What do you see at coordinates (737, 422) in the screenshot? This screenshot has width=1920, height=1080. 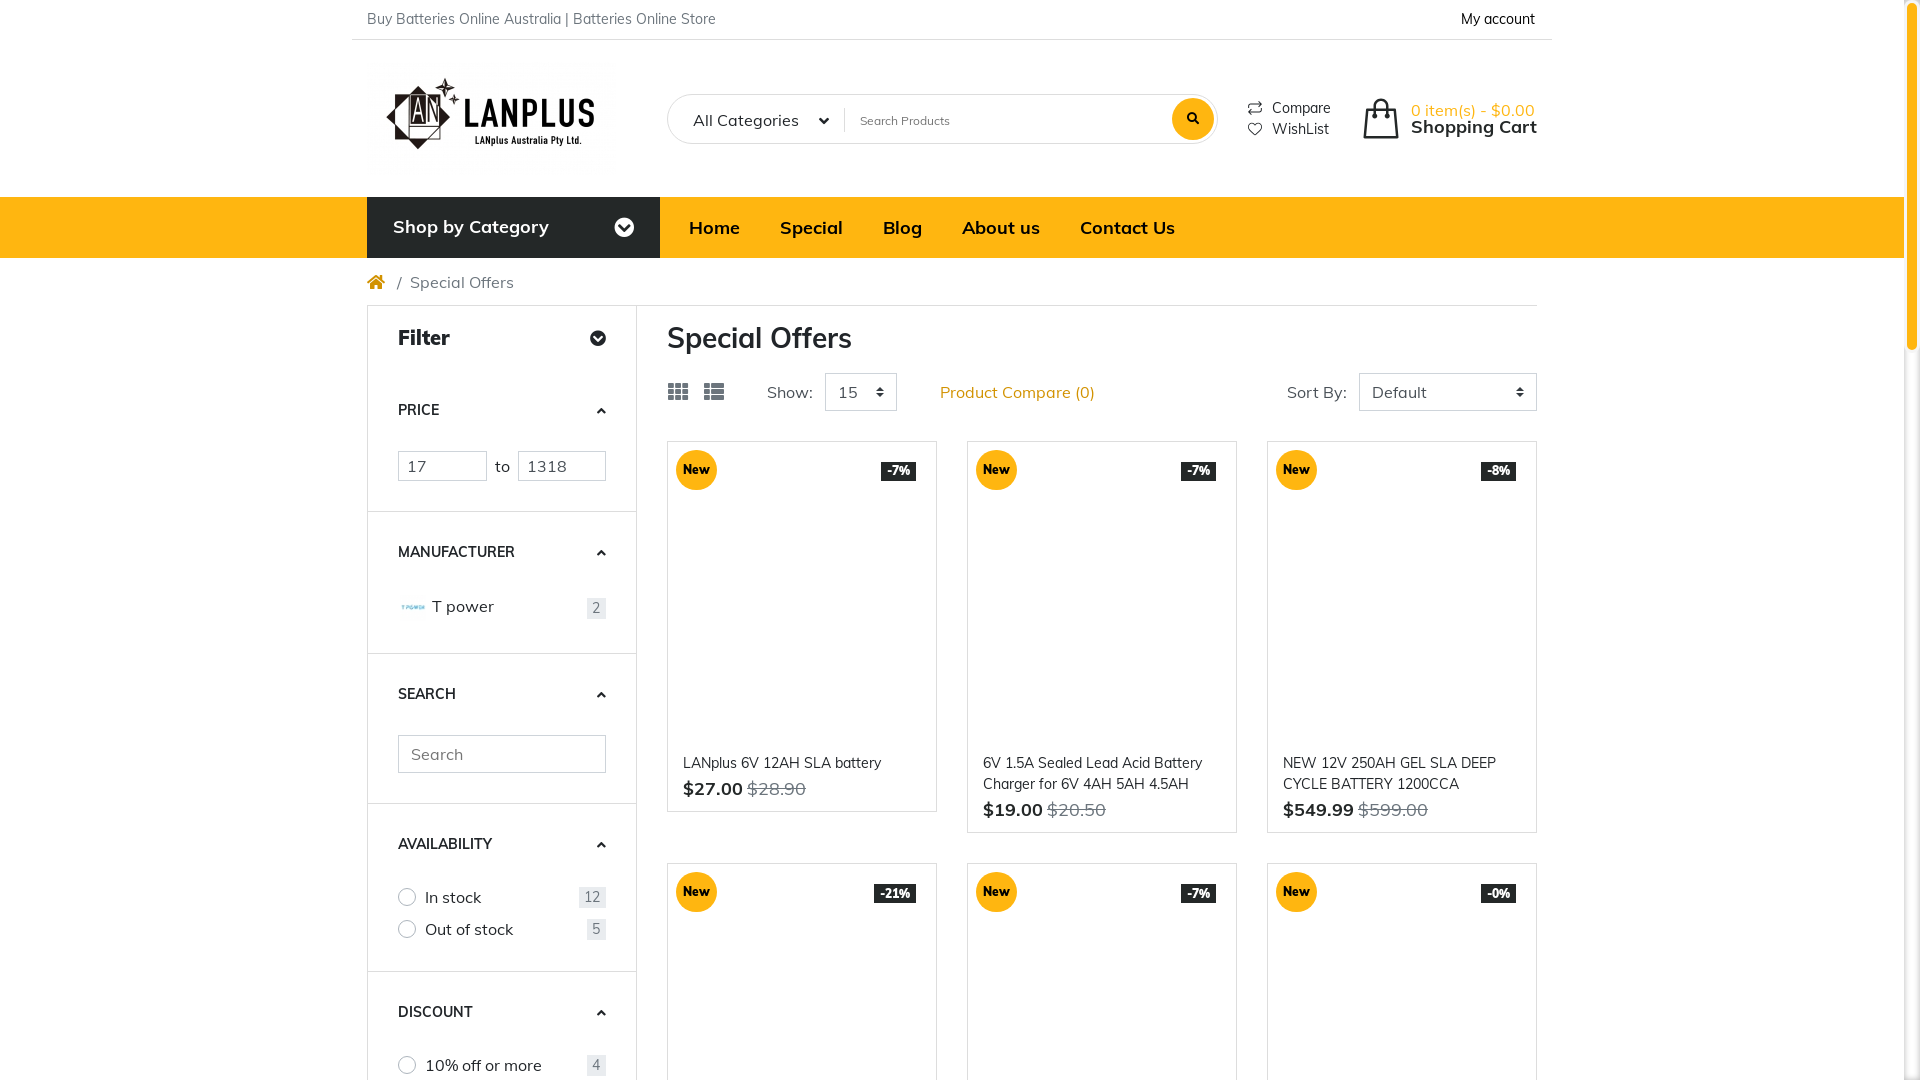 I see `'Add to Cart'` at bounding box center [737, 422].